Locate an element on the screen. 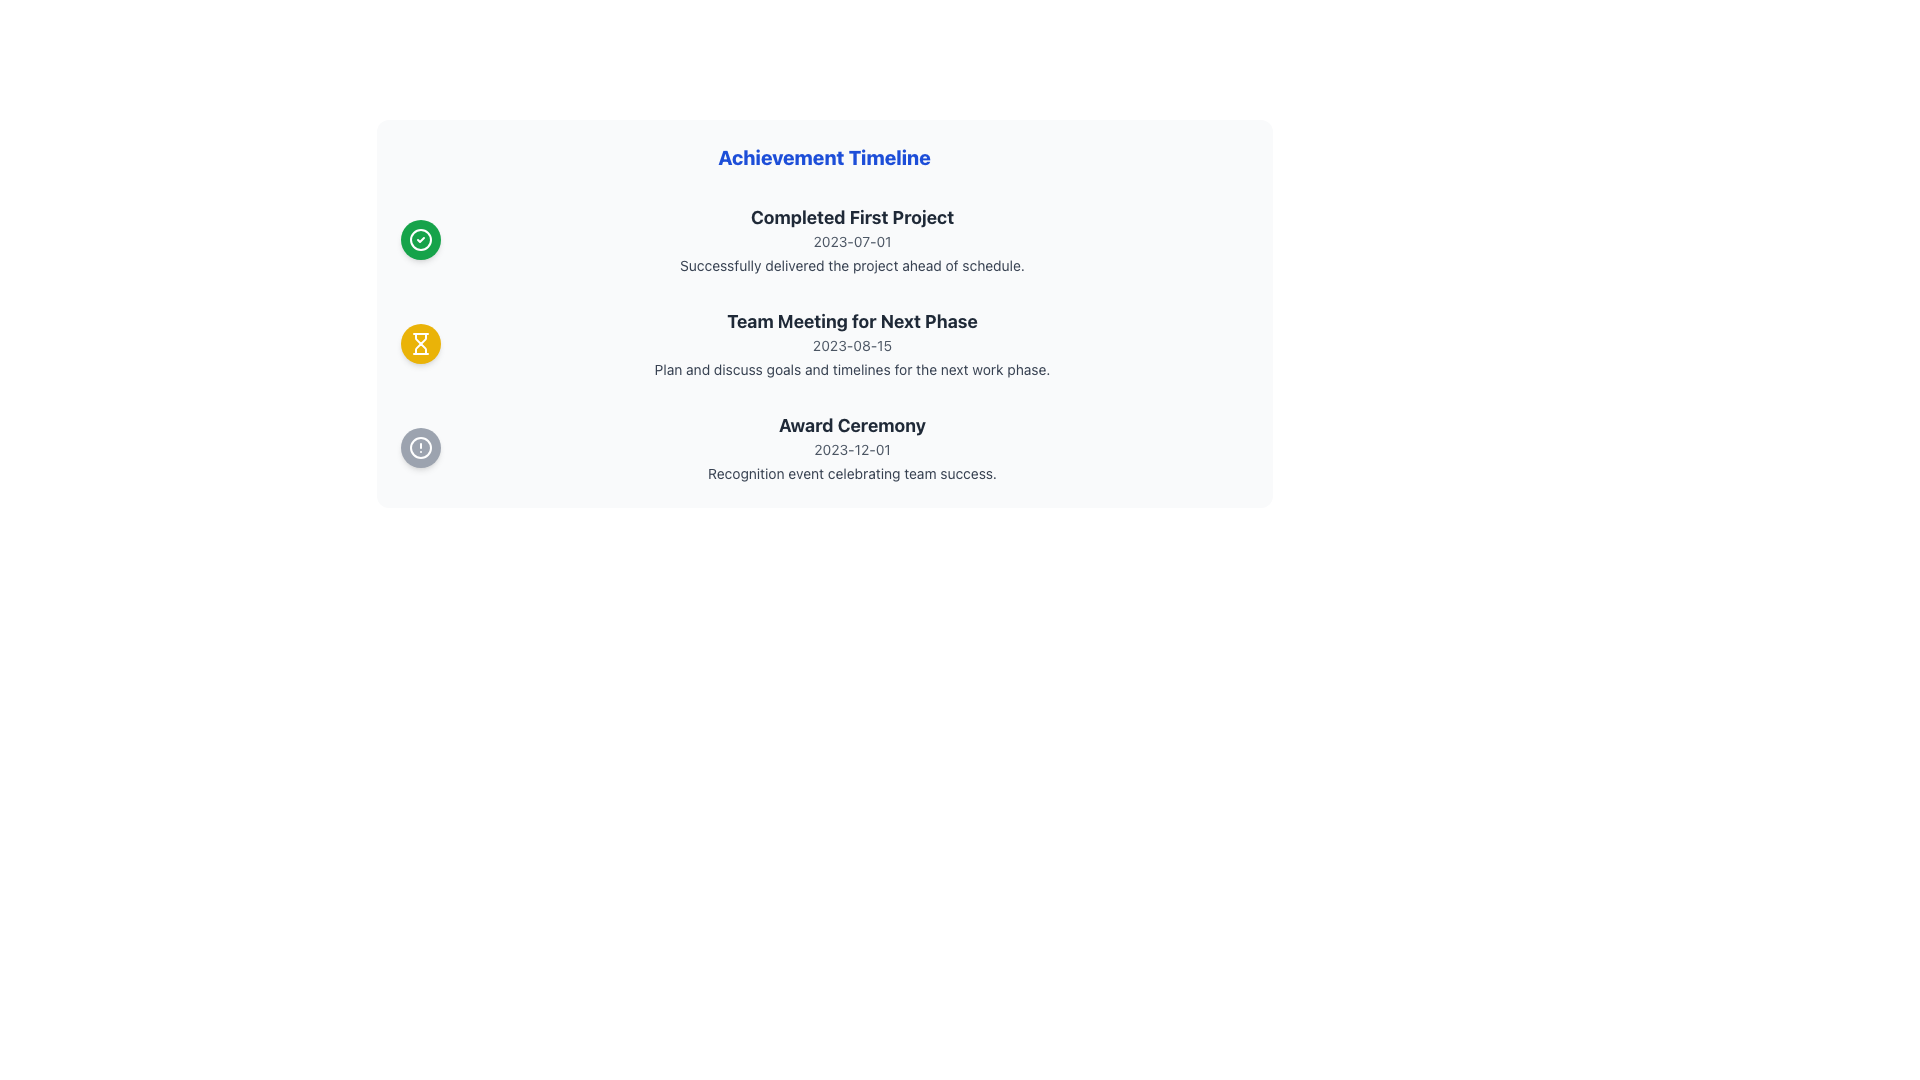 This screenshot has width=1920, height=1080. the text element displaying '2023-07-01', which is located below the title 'Completed First Project' in the timeline layout is located at coordinates (852, 241).